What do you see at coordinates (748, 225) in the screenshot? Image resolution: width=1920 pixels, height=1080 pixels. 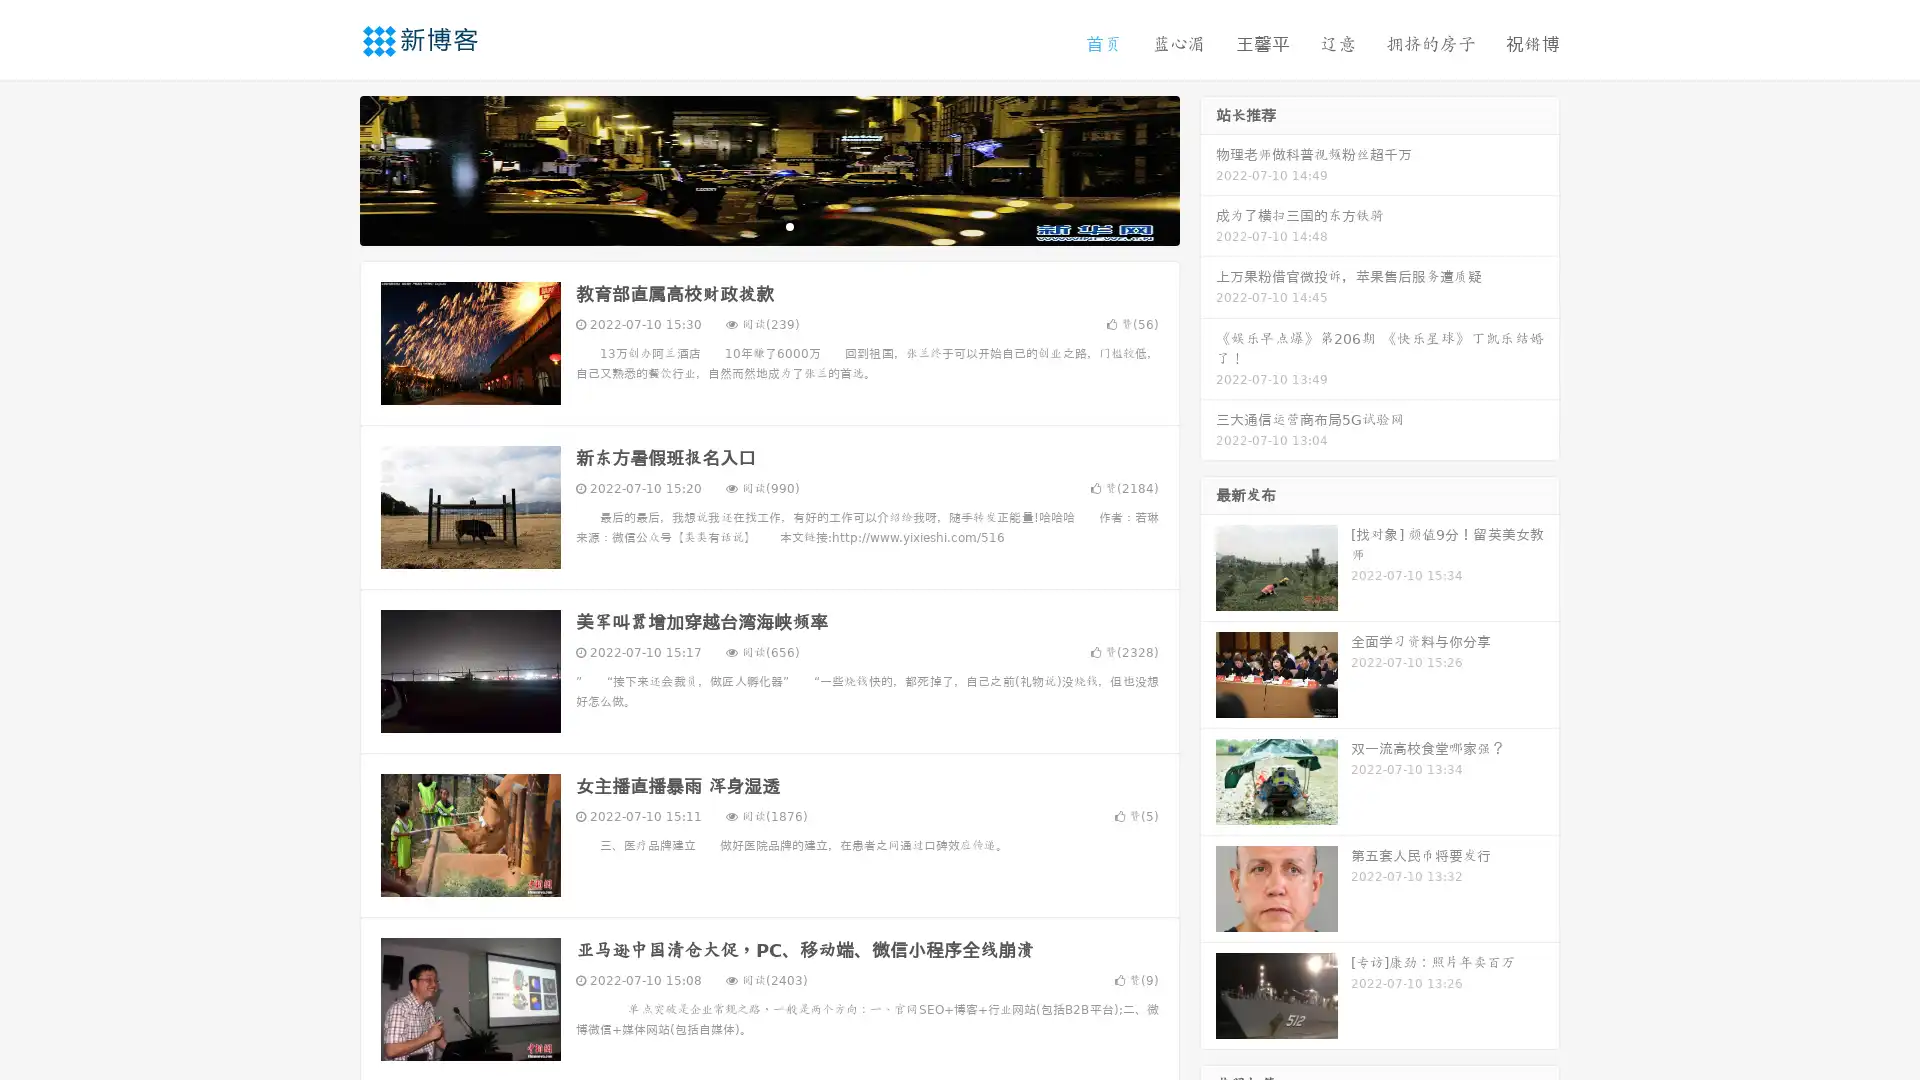 I see `Go to slide 1` at bounding box center [748, 225].